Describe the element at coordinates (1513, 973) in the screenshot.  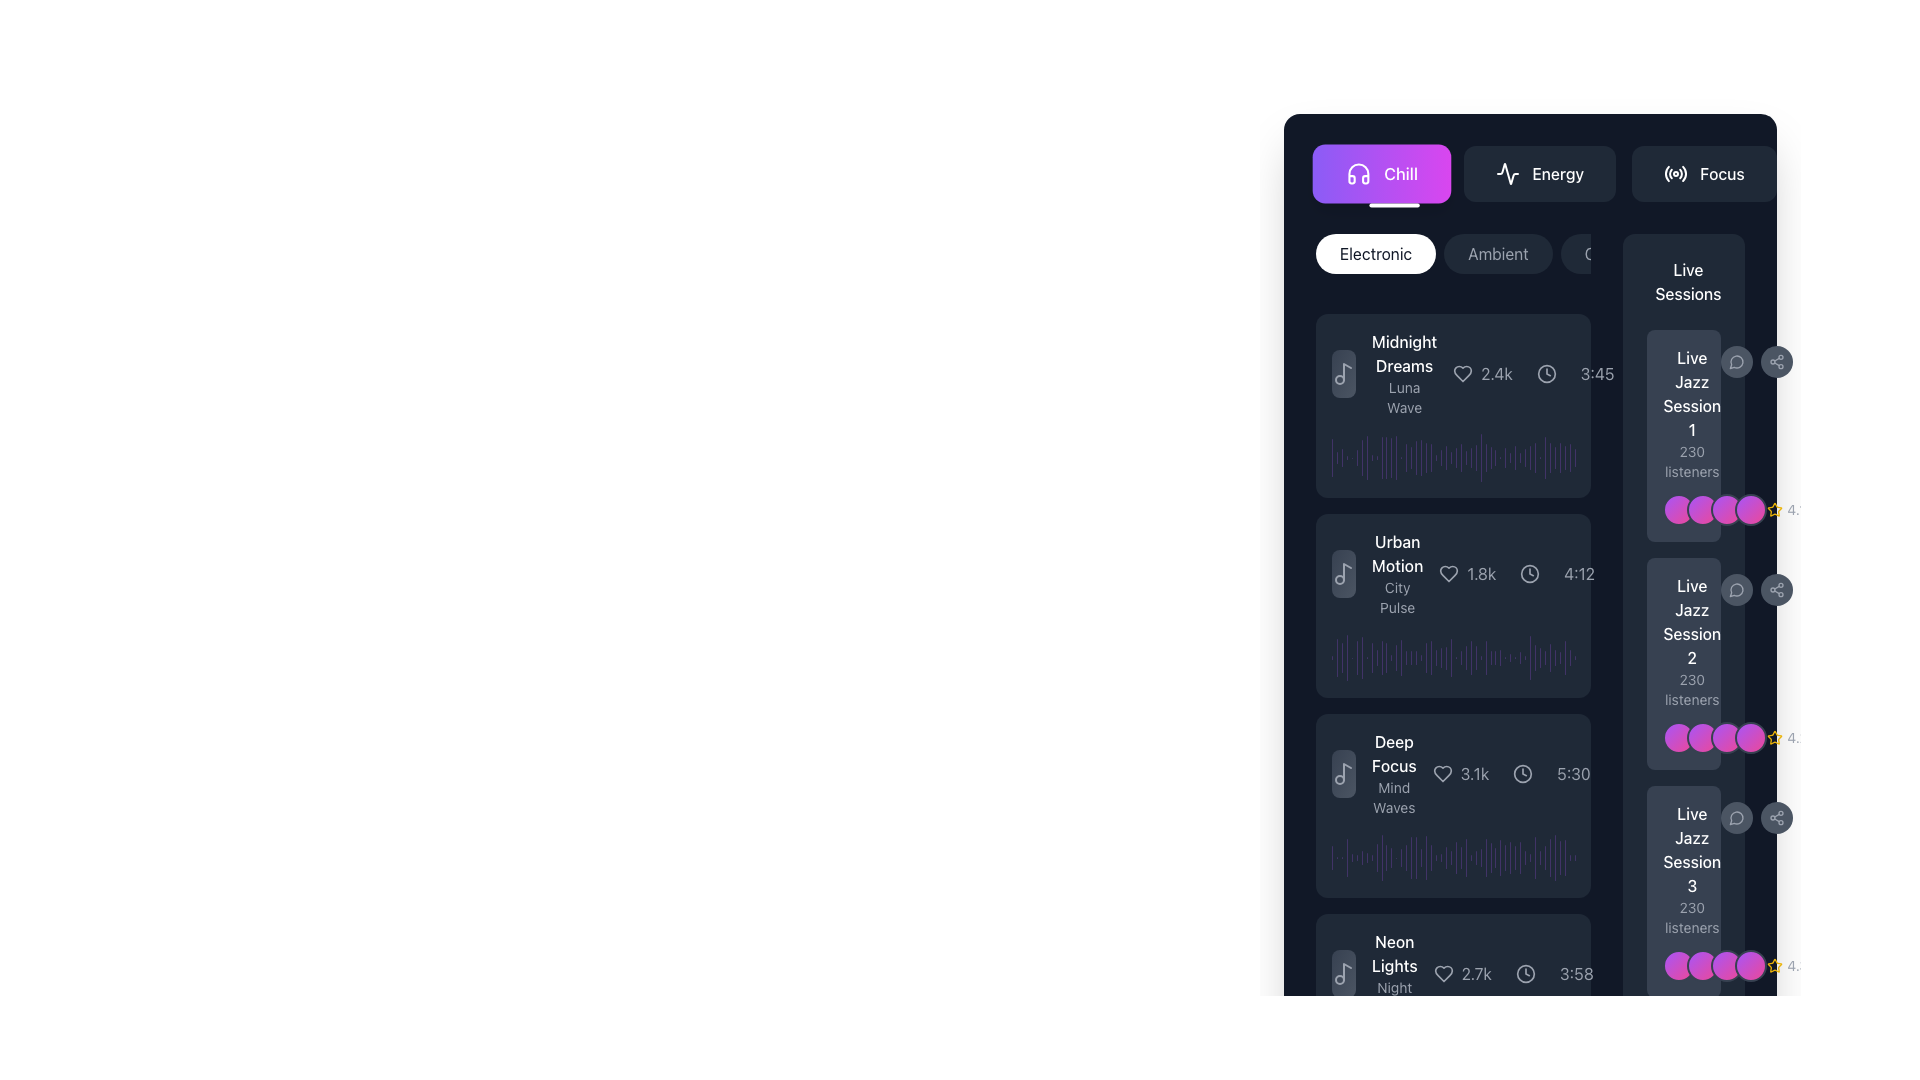
I see `the numeric label '2.7k' in the informational bar of the entry titled 'Neon Lights'` at that location.